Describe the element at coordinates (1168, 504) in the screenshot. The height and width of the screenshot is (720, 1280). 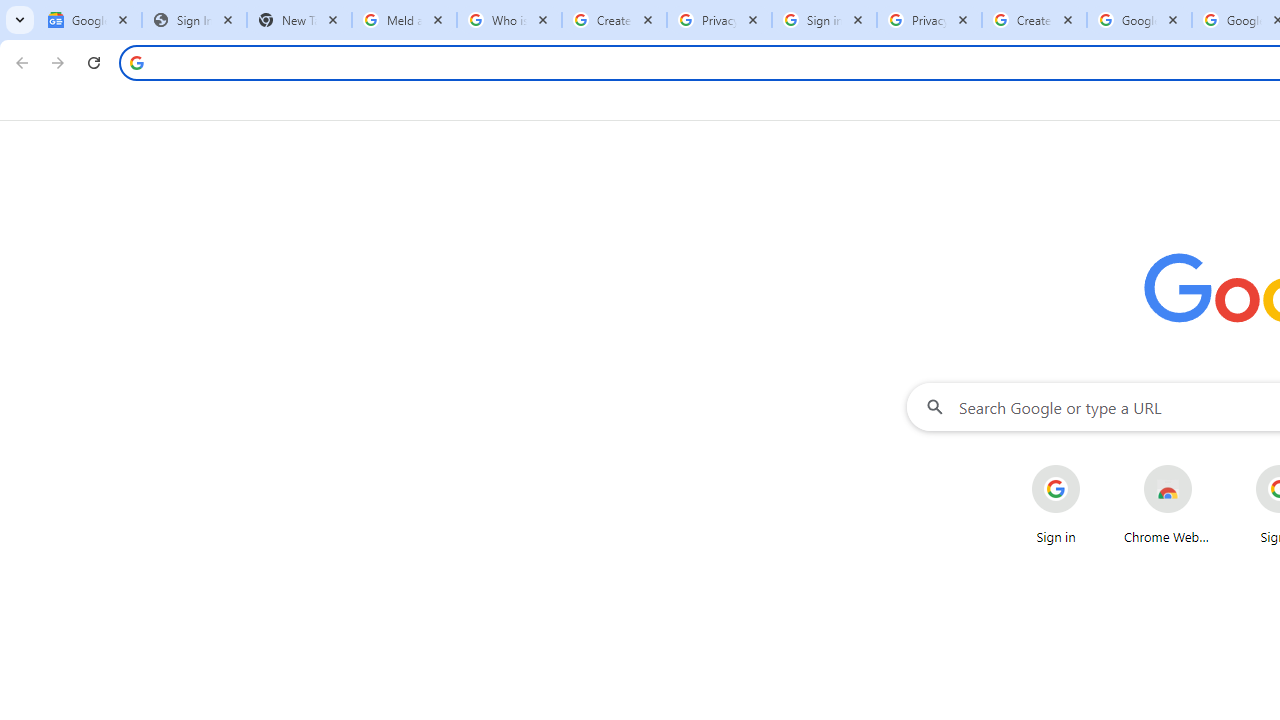
I see `'Chrome Web Store'` at that location.